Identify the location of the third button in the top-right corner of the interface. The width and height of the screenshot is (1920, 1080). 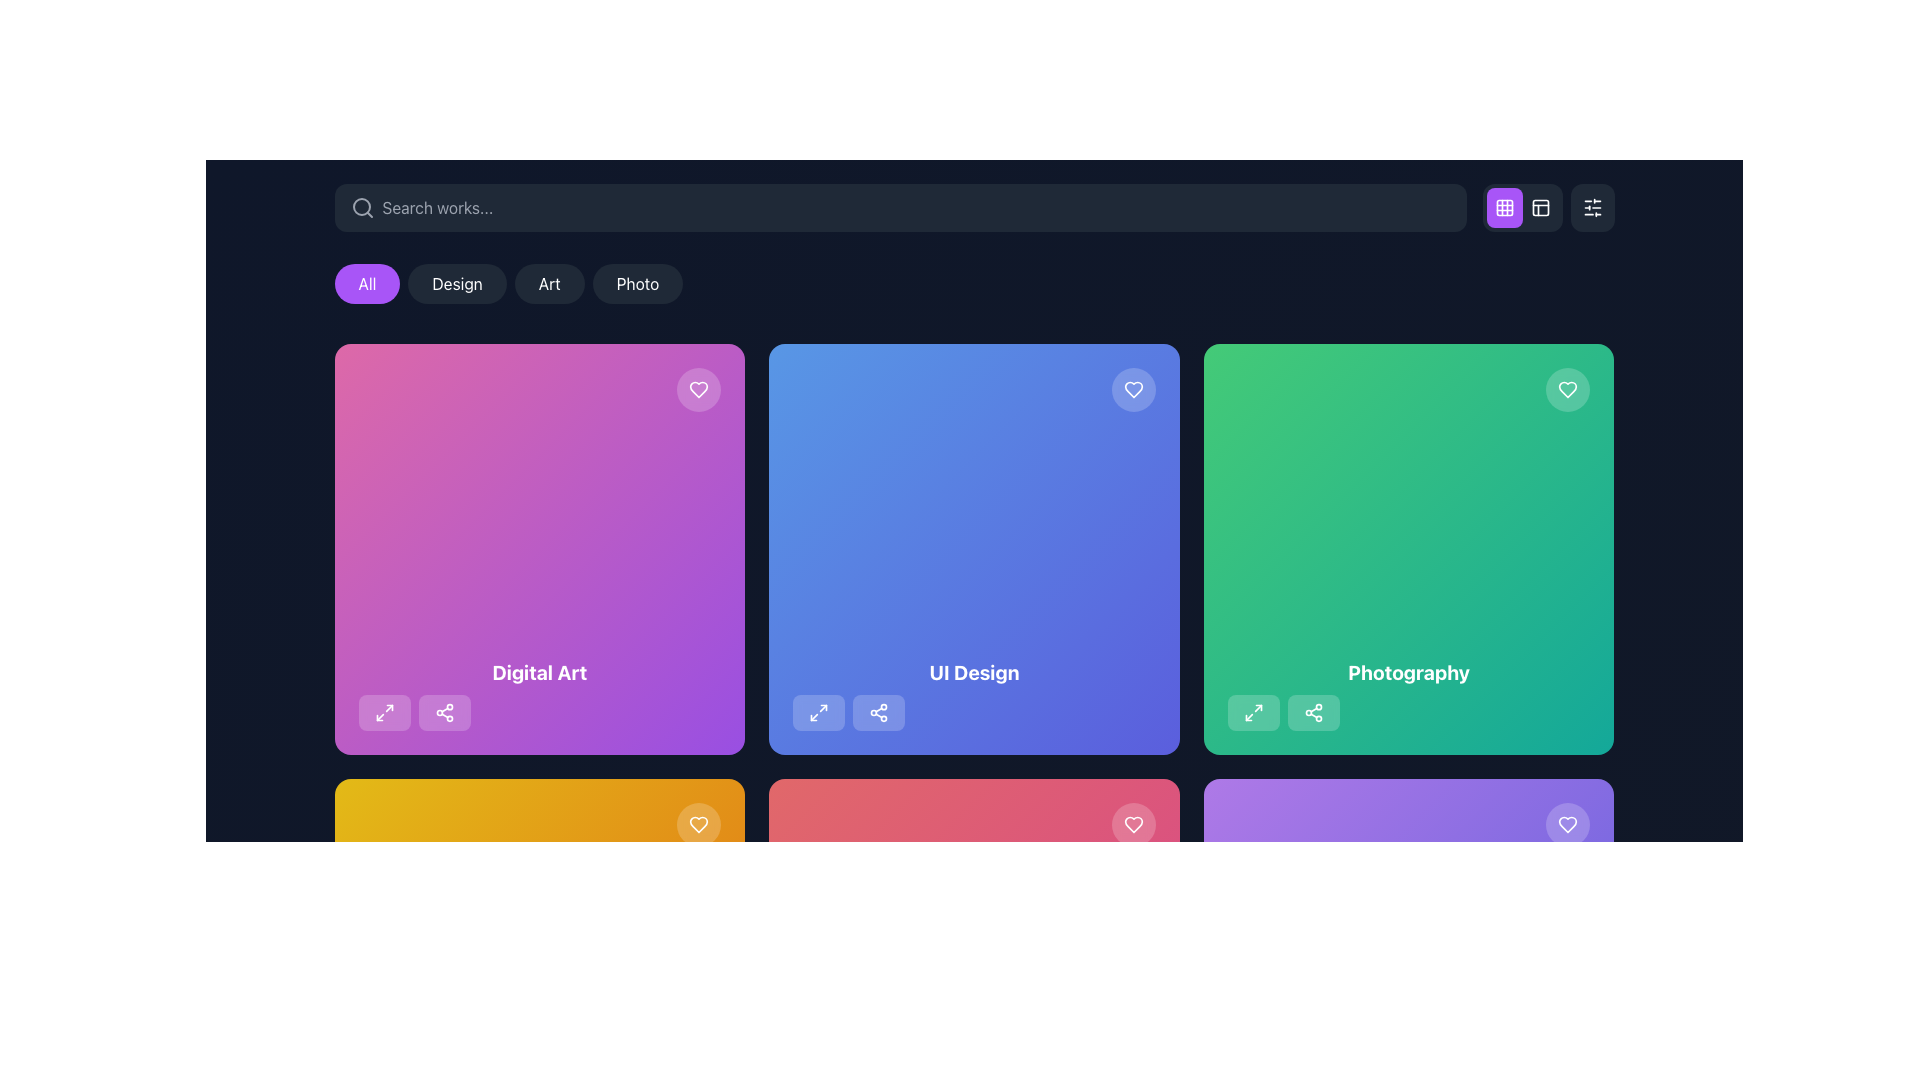
(1539, 208).